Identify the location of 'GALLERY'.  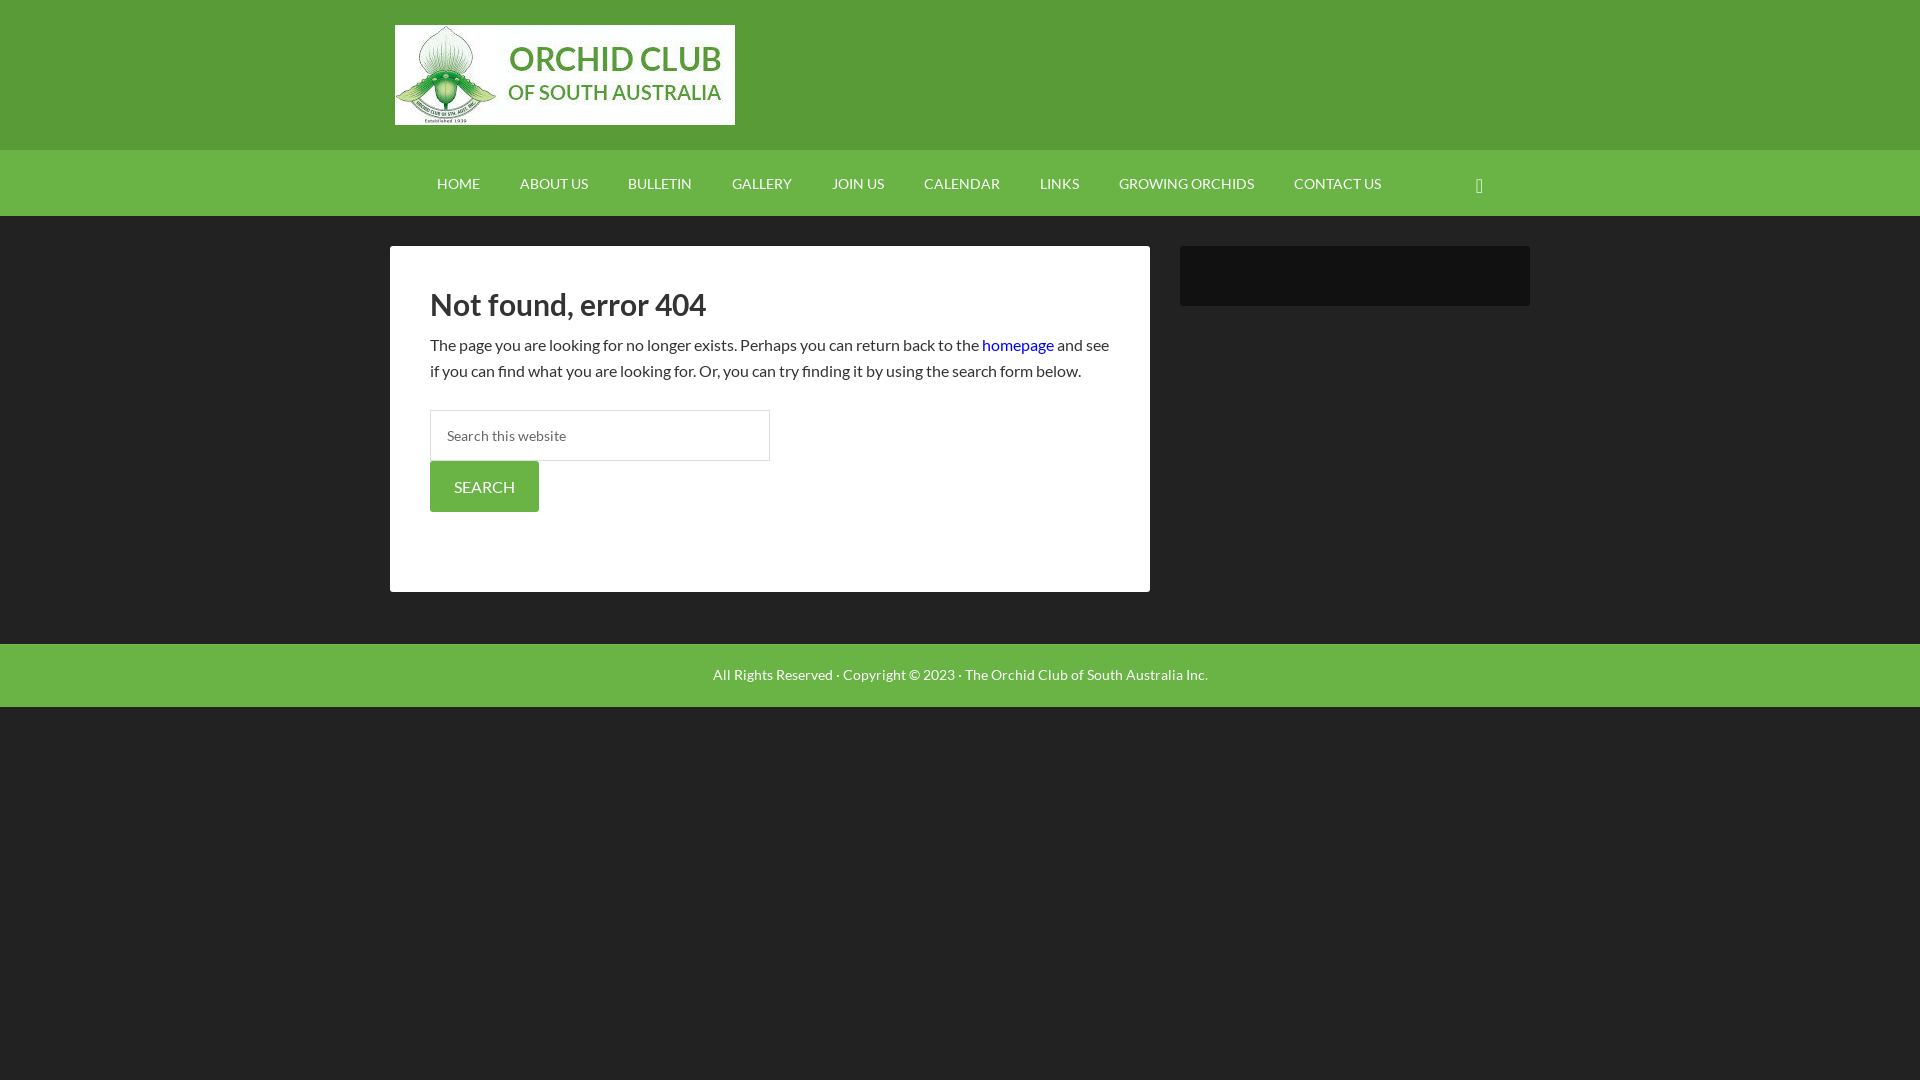
(761, 182).